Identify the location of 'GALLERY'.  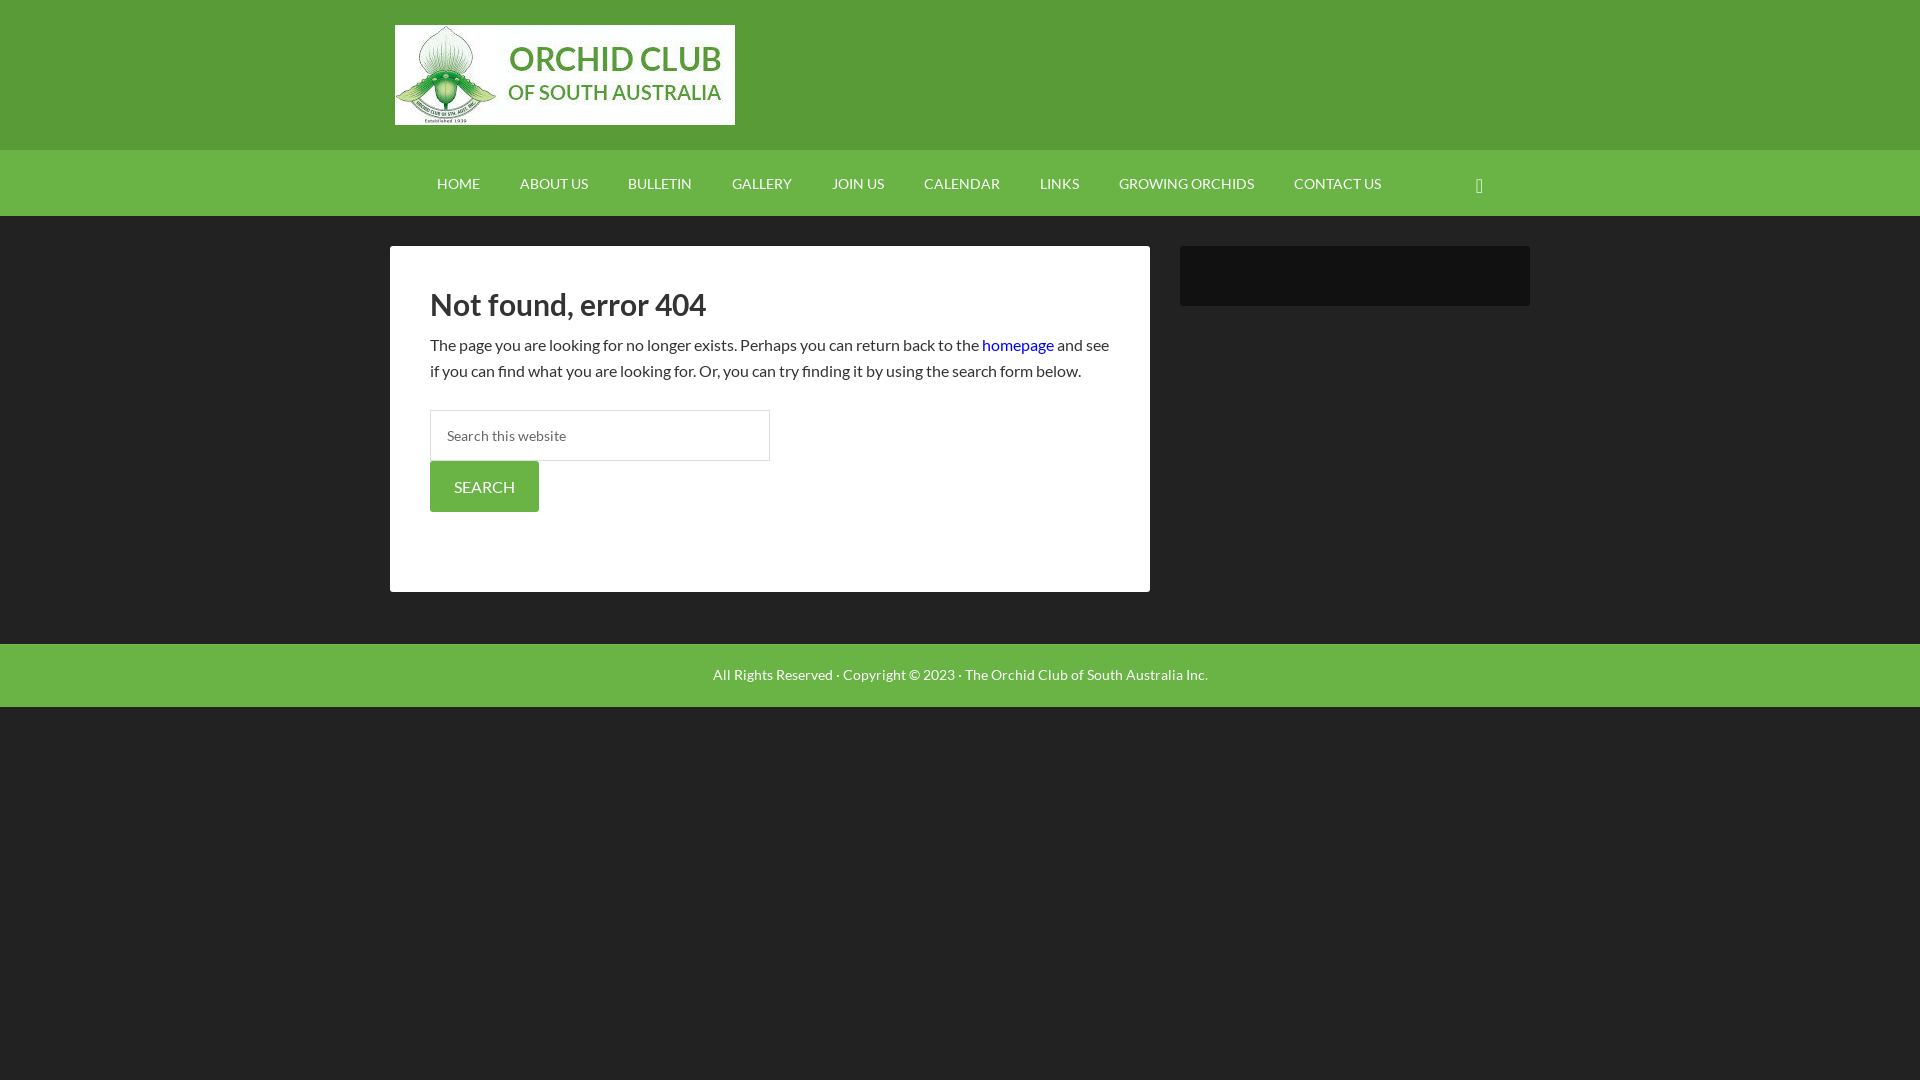
(761, 182).